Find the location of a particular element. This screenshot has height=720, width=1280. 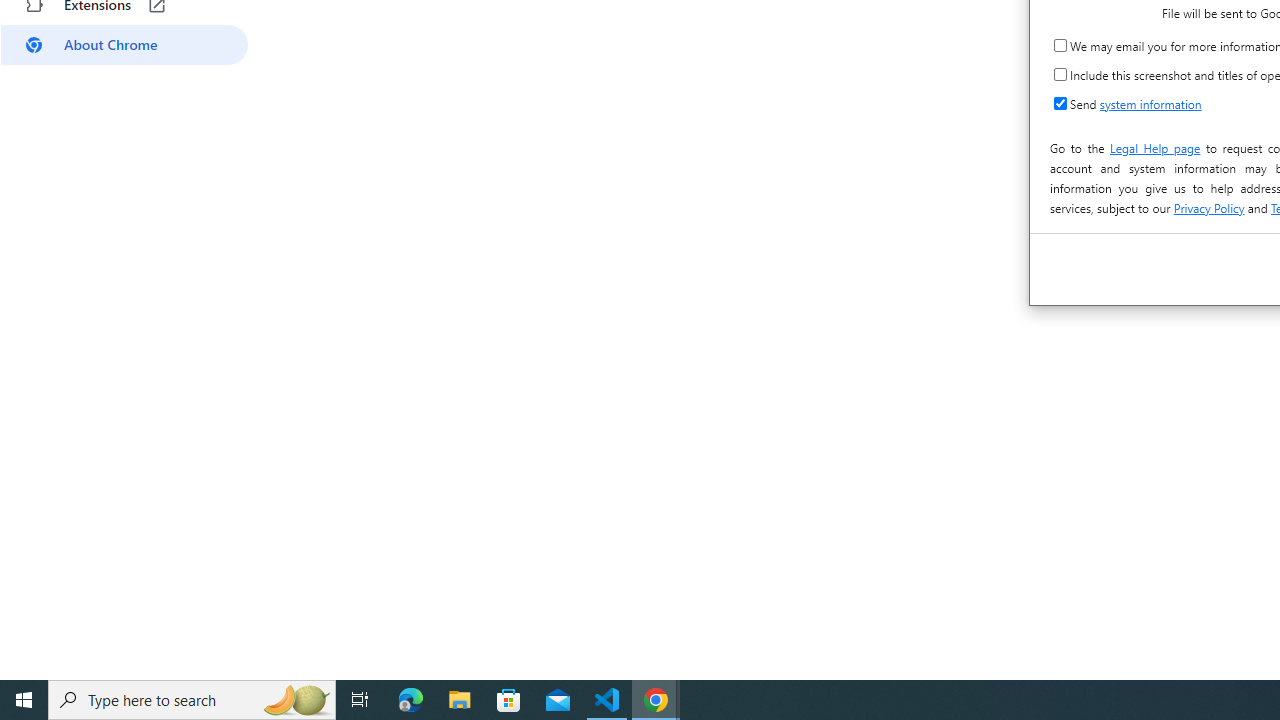

'Visual Studio Code - 1 running window' is located at coordinates (606, 698).